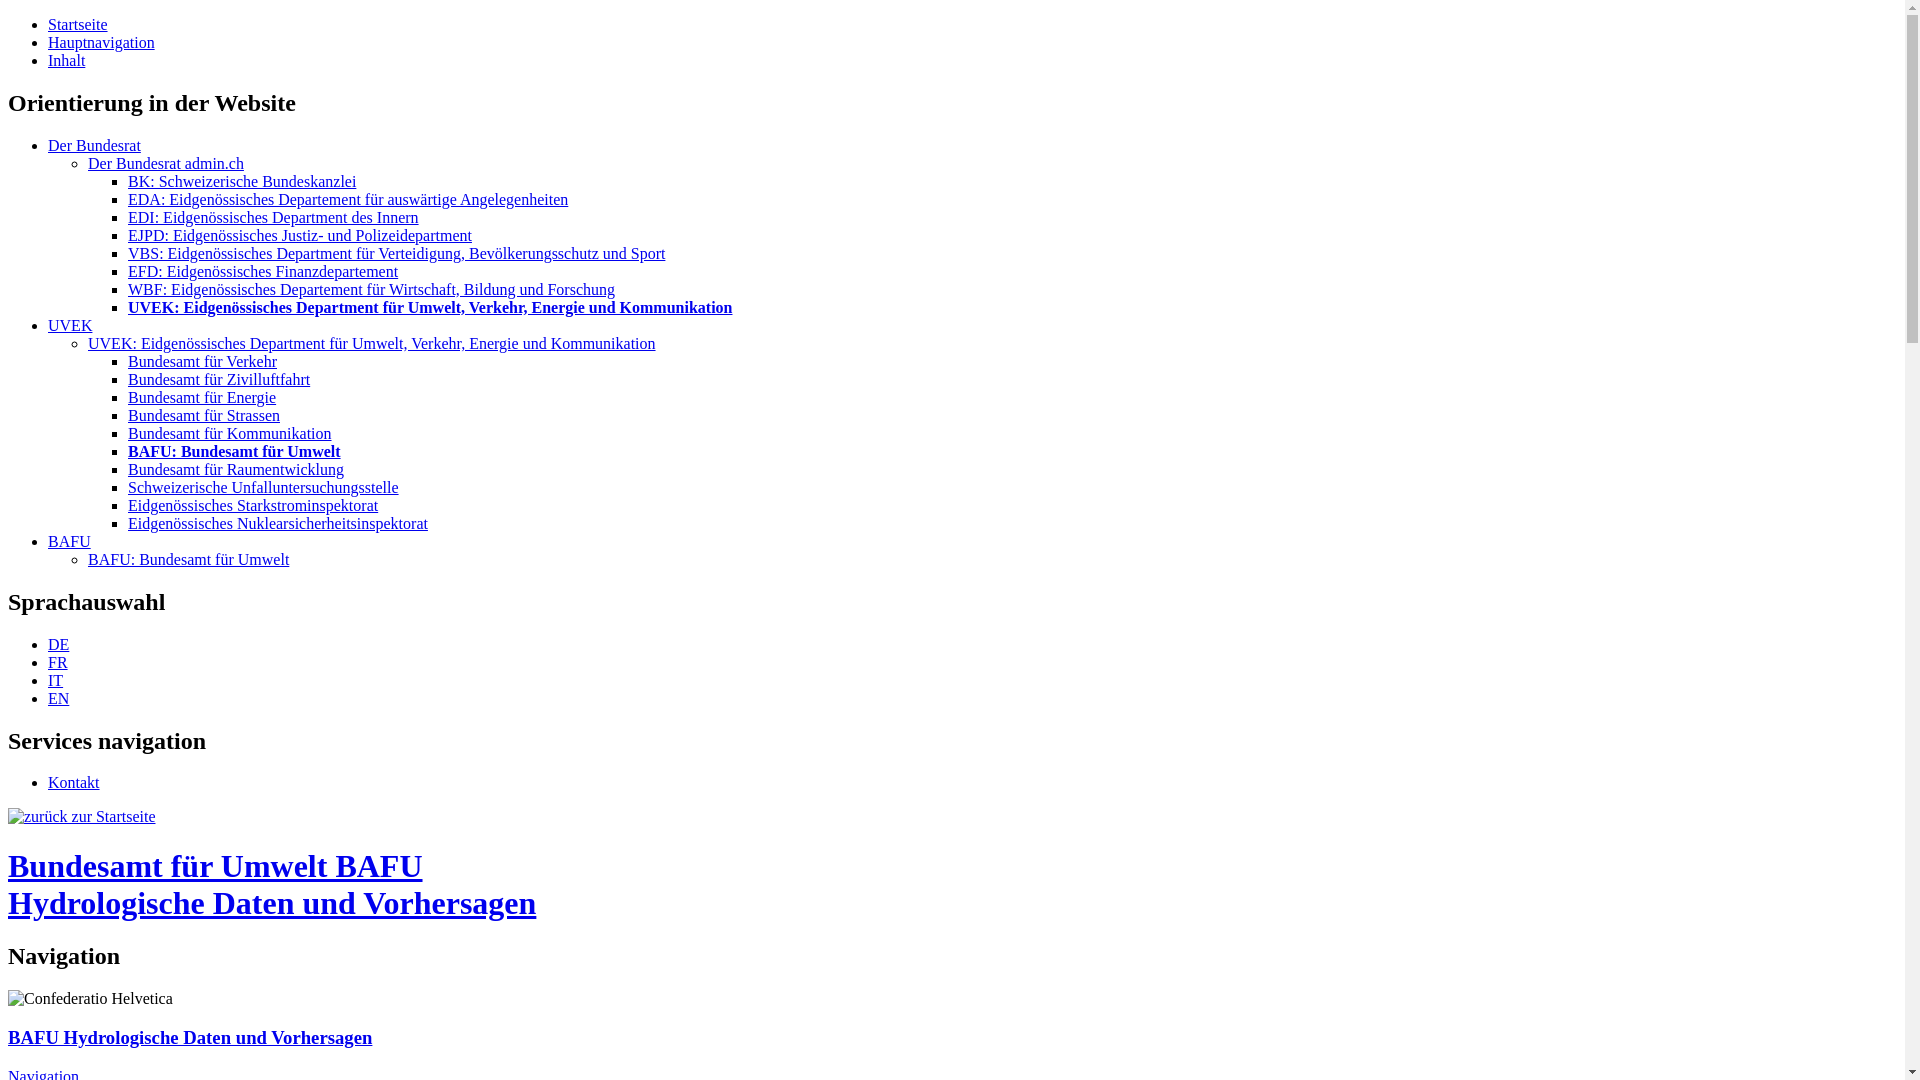  What do you see at coordinates (55, 679) in the screenshot?
I see `'IT'` at bounding box center [55, 679].